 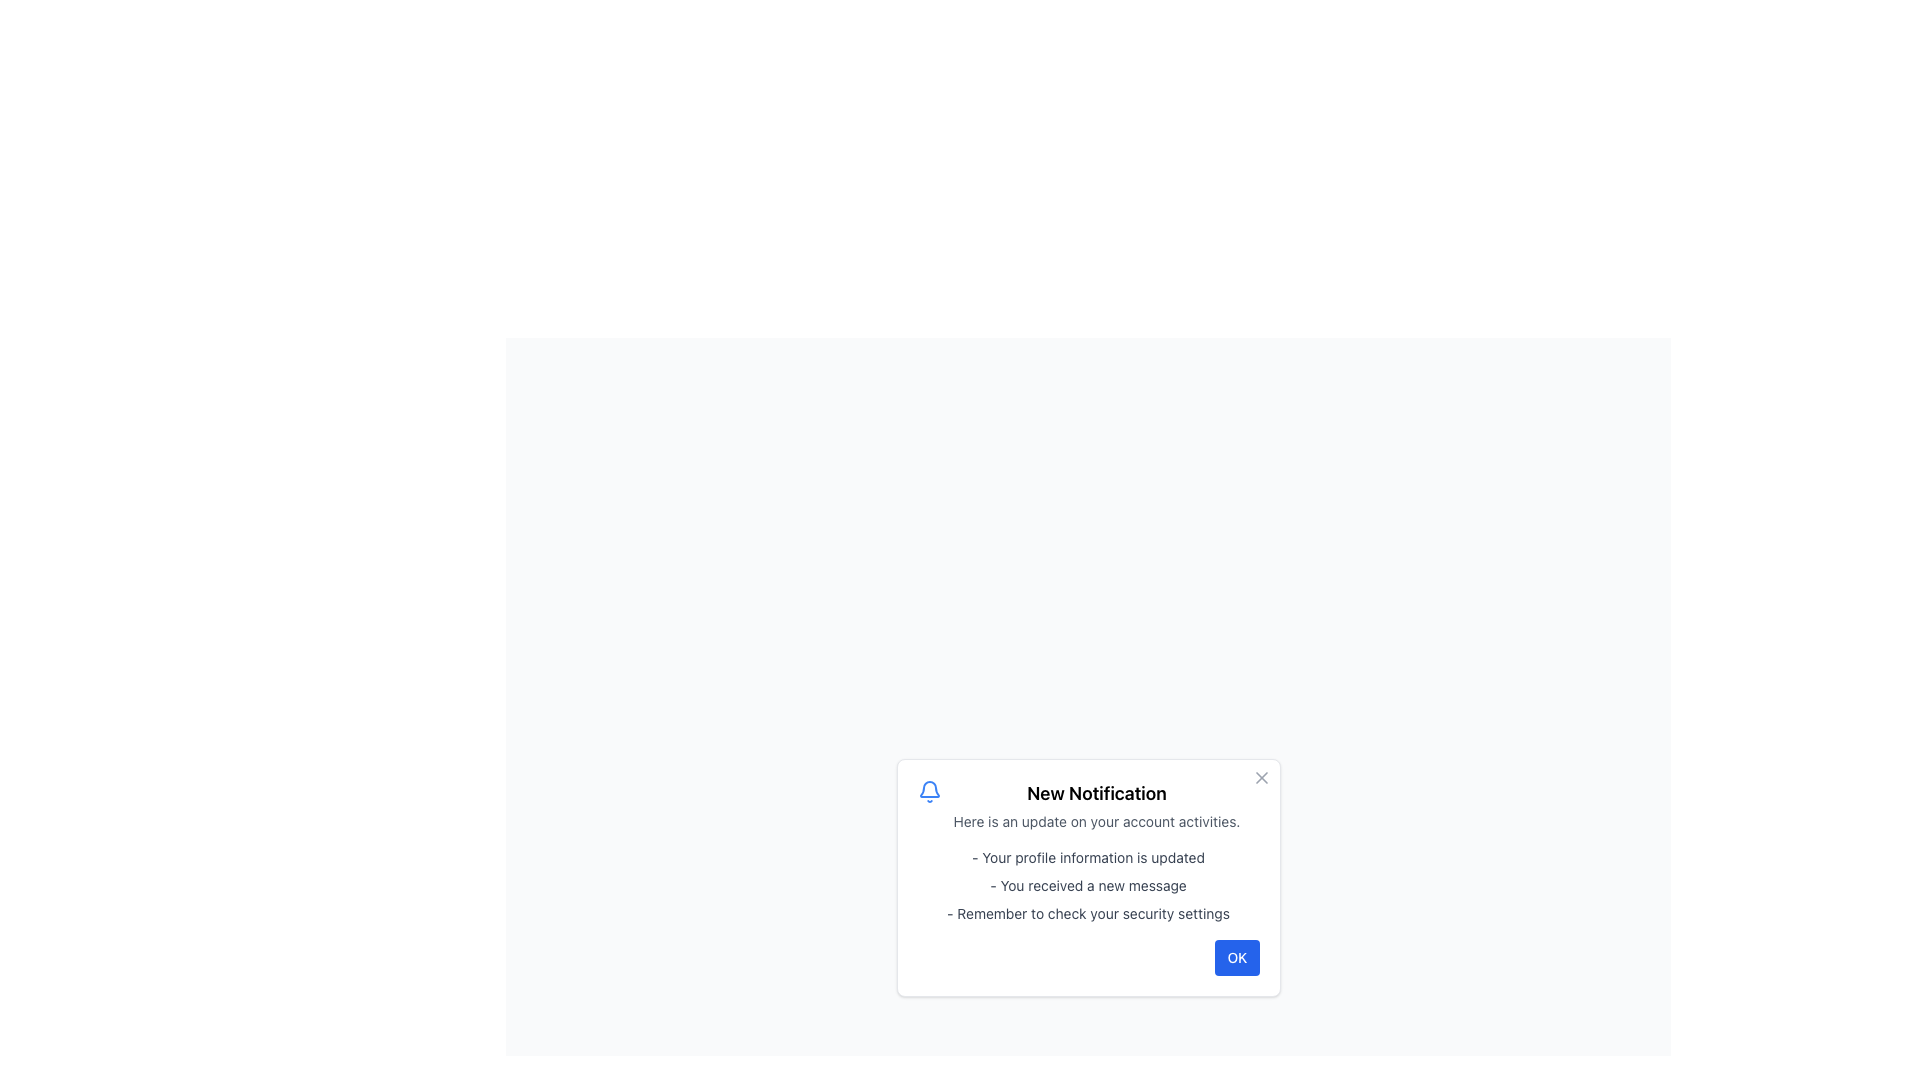 I want to click on text line in the notification box that states '- You received a new message.', so click(x=1087, y=885).